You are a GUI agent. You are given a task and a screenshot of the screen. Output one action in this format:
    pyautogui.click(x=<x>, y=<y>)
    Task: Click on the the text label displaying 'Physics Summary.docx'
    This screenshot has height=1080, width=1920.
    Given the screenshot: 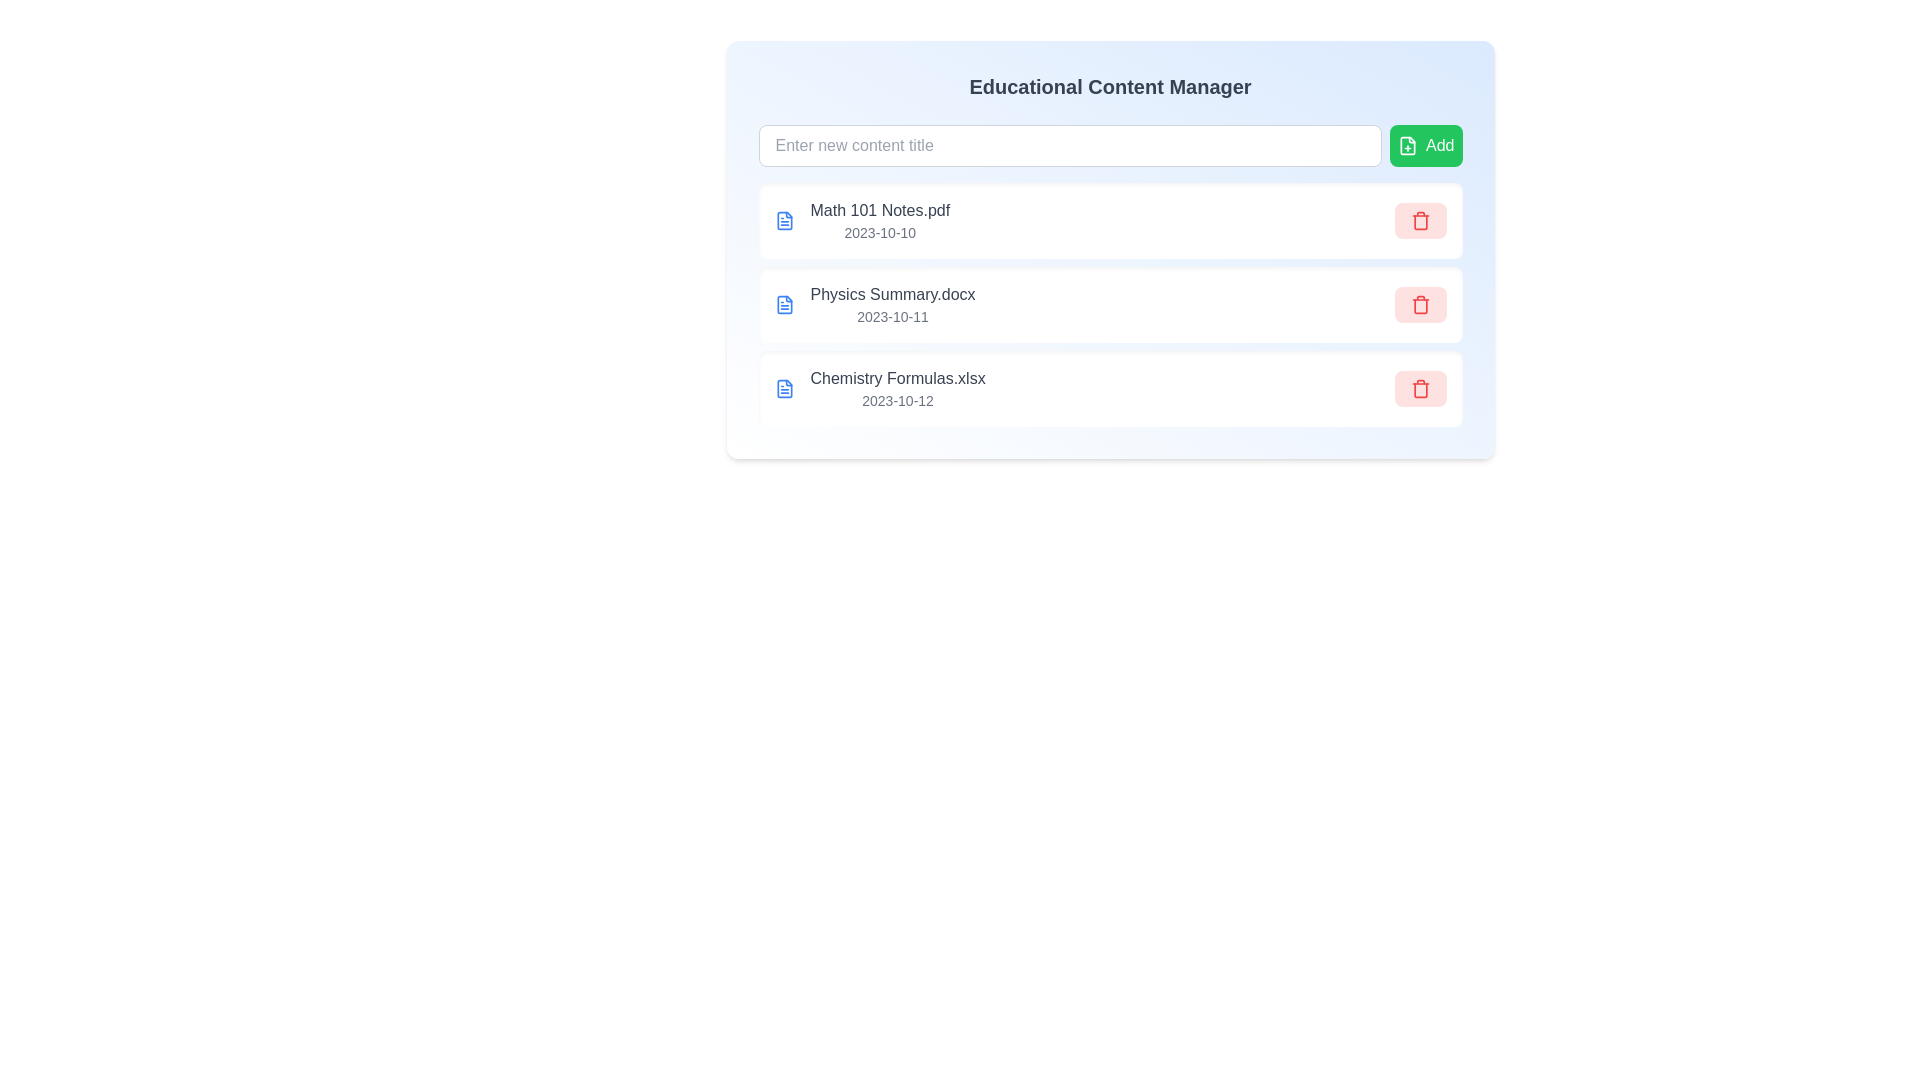 What is the action you would take?
    pyautogui.click(x=891, y=304)
    